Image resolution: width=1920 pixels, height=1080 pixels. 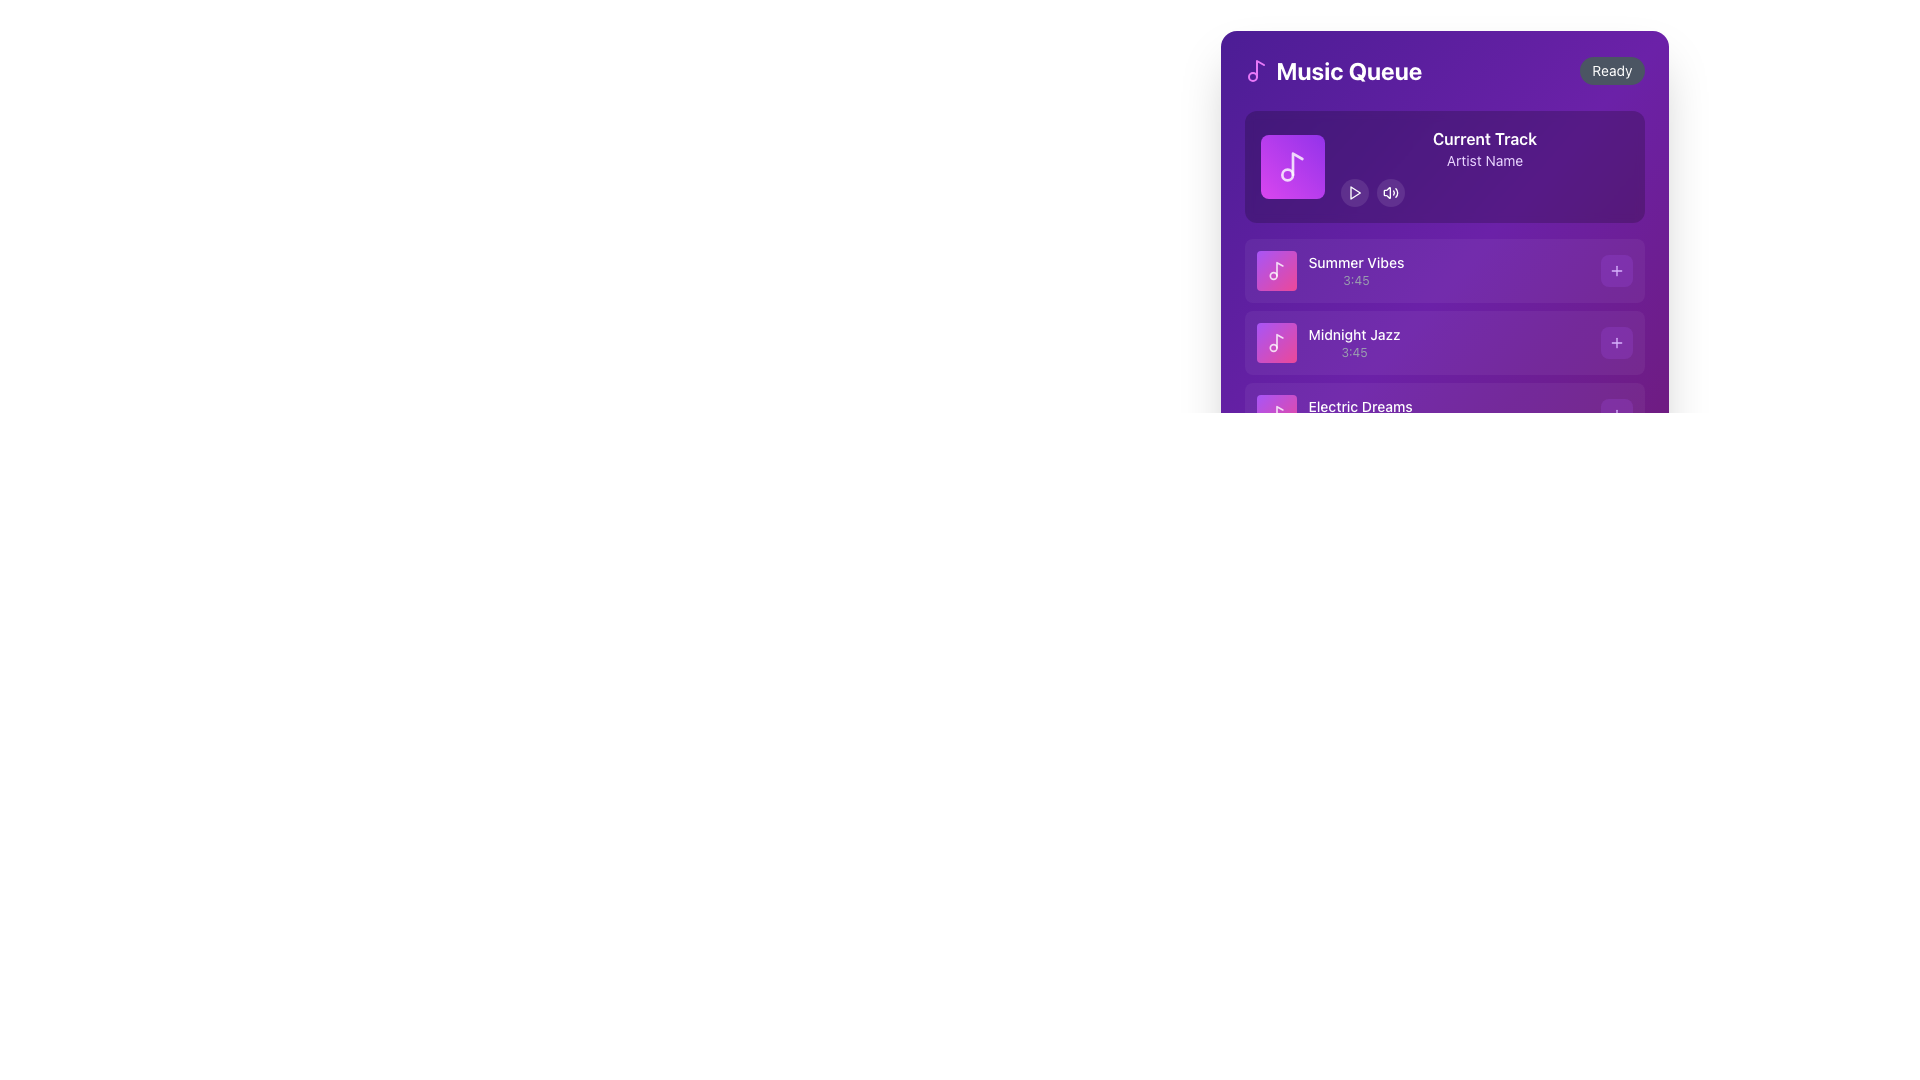 I want to click on the circular icon with a gradient background transitioning from purple to pink, which contains a small music note icon in white, located next to the 'Electric Dreams' text, so click(x=1275, y=414).